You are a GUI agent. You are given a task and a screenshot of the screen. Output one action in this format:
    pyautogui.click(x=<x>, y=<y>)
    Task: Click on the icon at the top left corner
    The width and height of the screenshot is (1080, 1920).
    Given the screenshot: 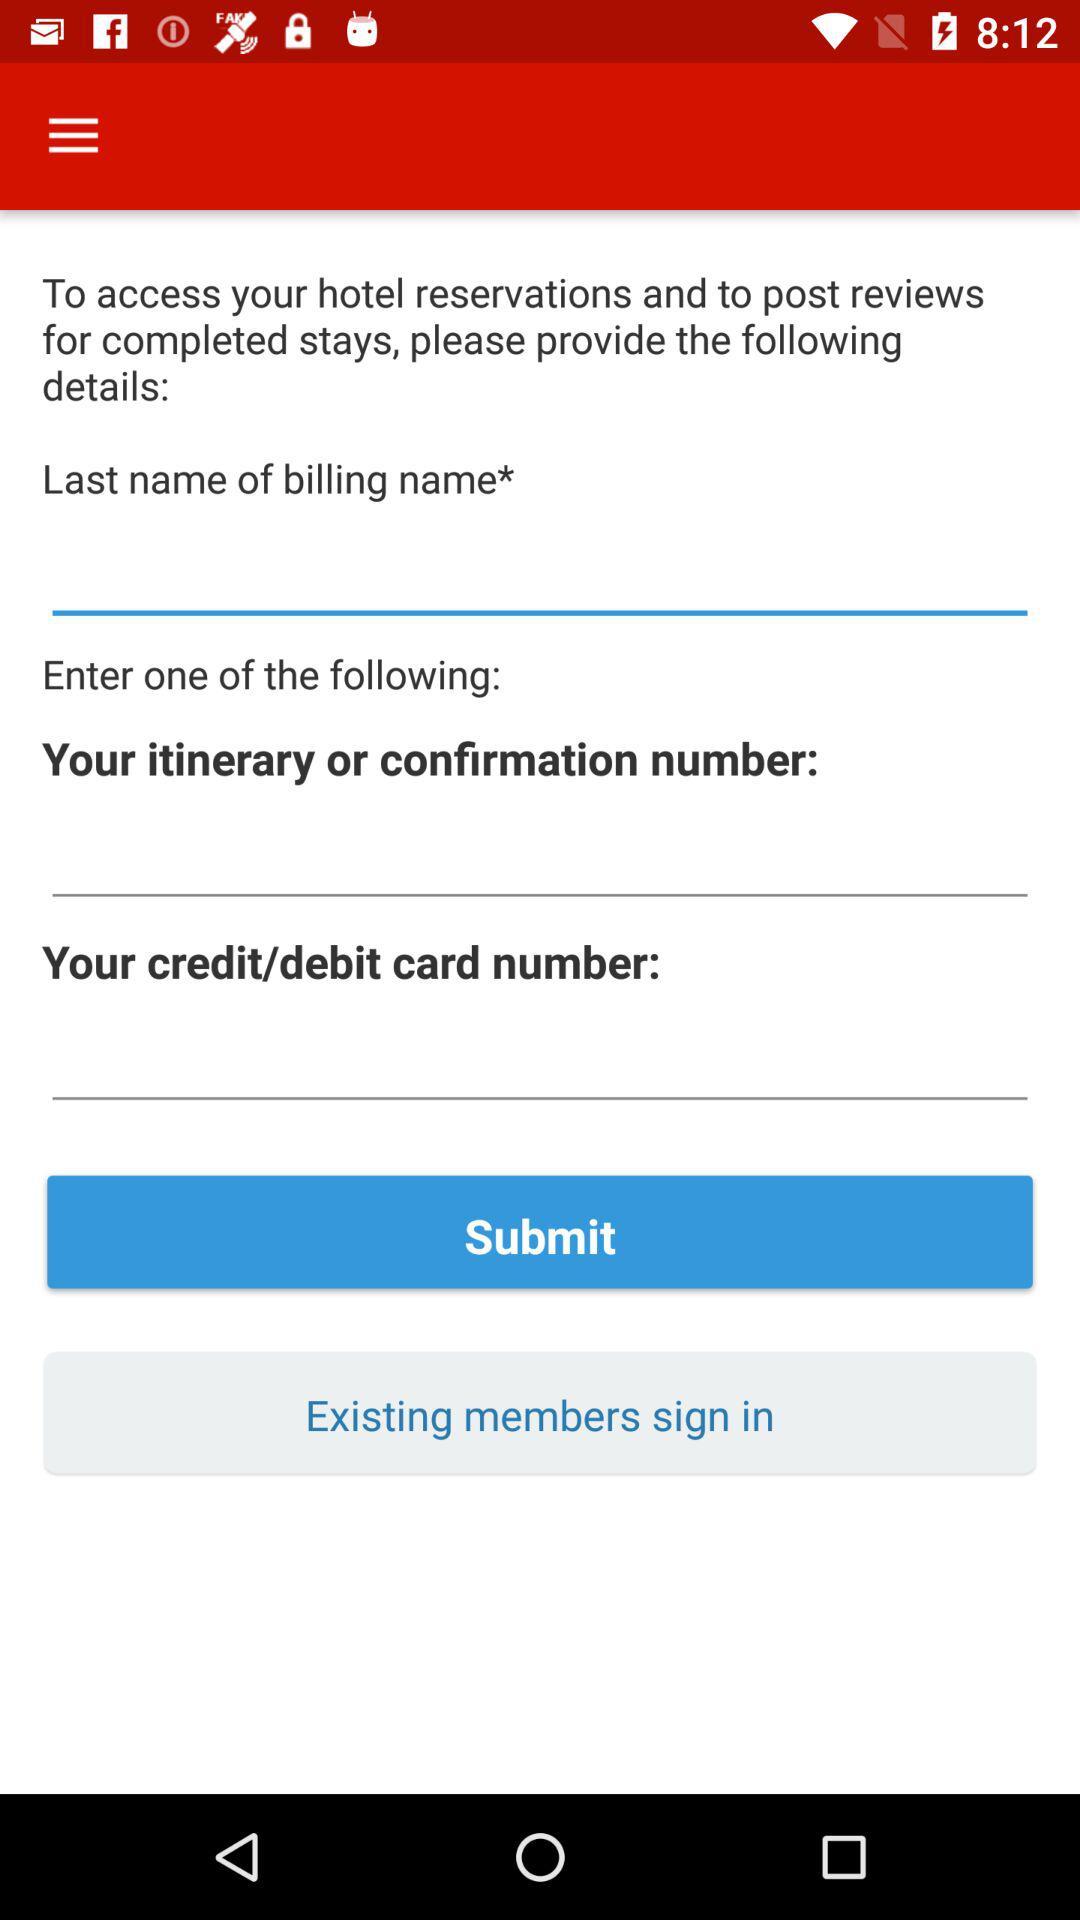 What is the action you would take?
    pyautogui.click(x=72, y=135)
    